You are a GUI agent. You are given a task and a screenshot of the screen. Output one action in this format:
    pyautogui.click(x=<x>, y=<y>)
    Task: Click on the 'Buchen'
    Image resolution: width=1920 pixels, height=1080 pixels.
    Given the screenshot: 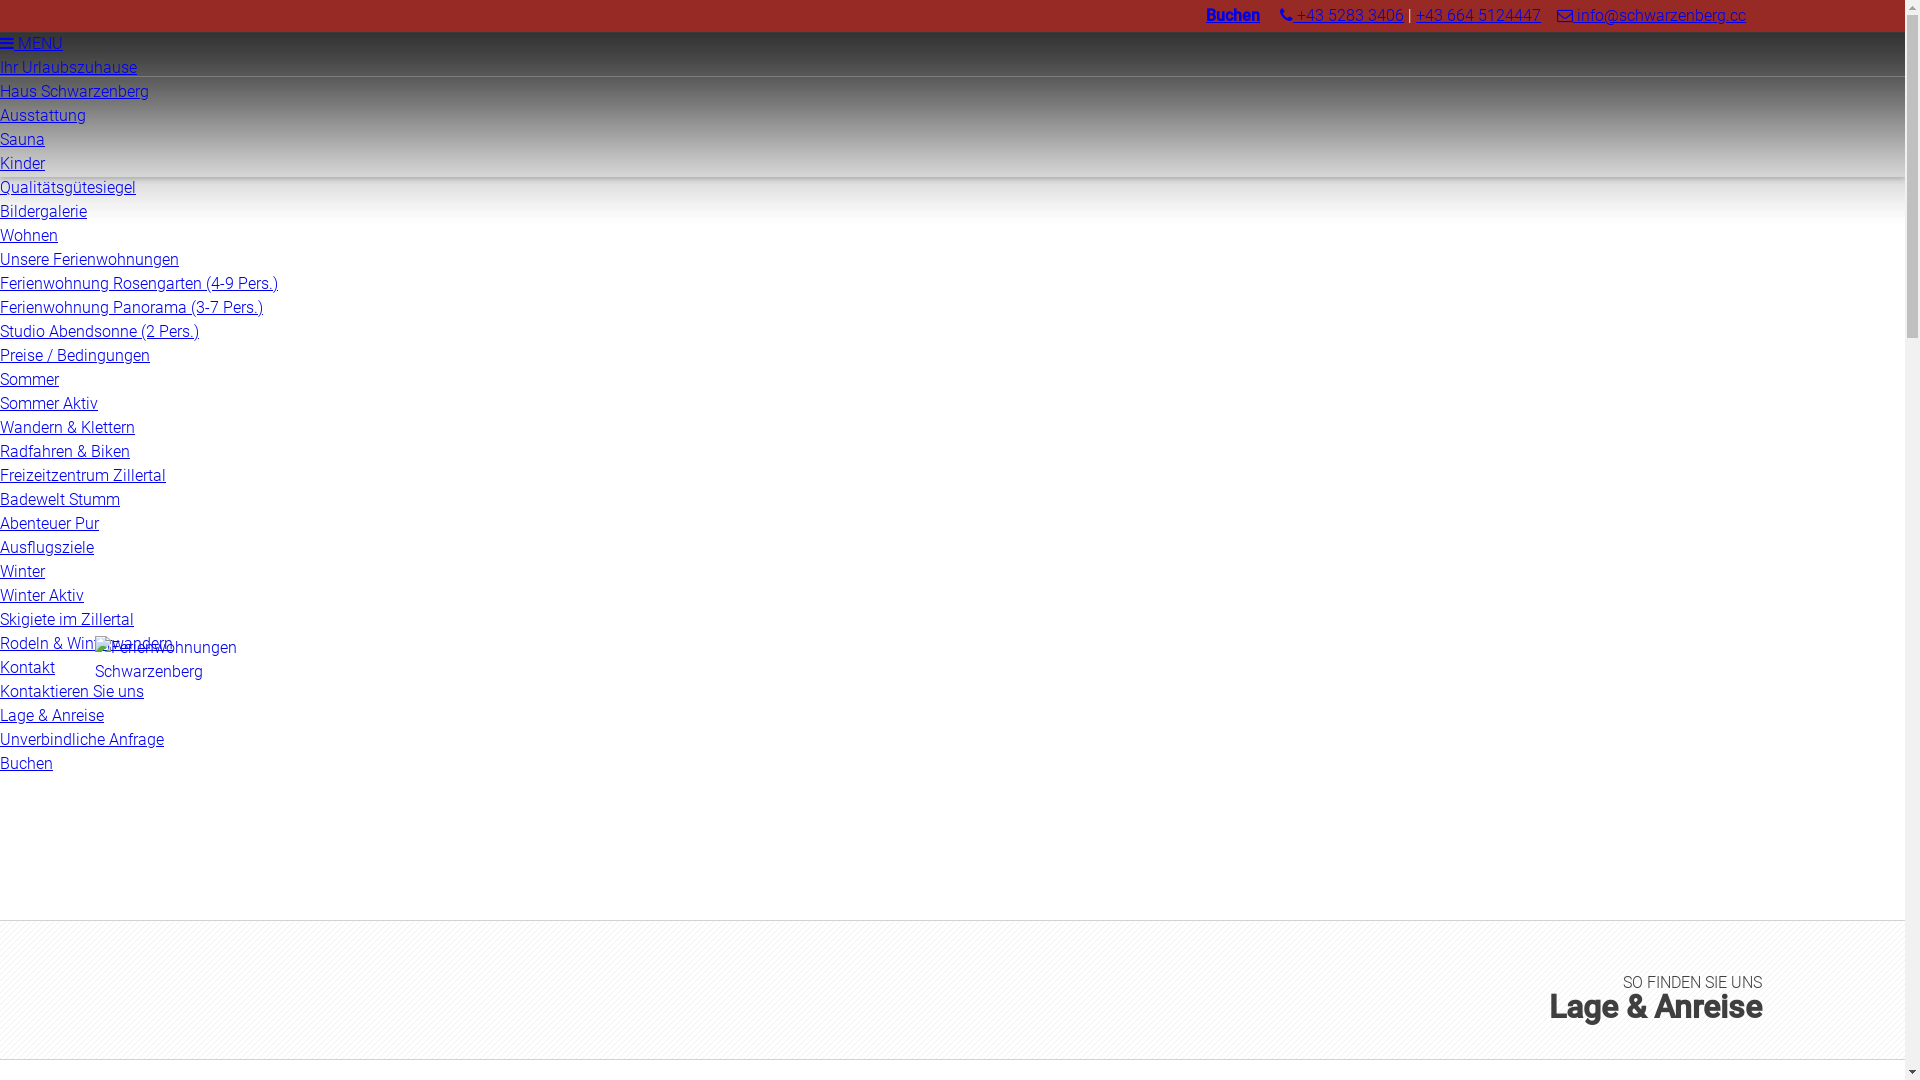 What is the action you would take?
    pyautogui.click(x=1204, y=15)
    